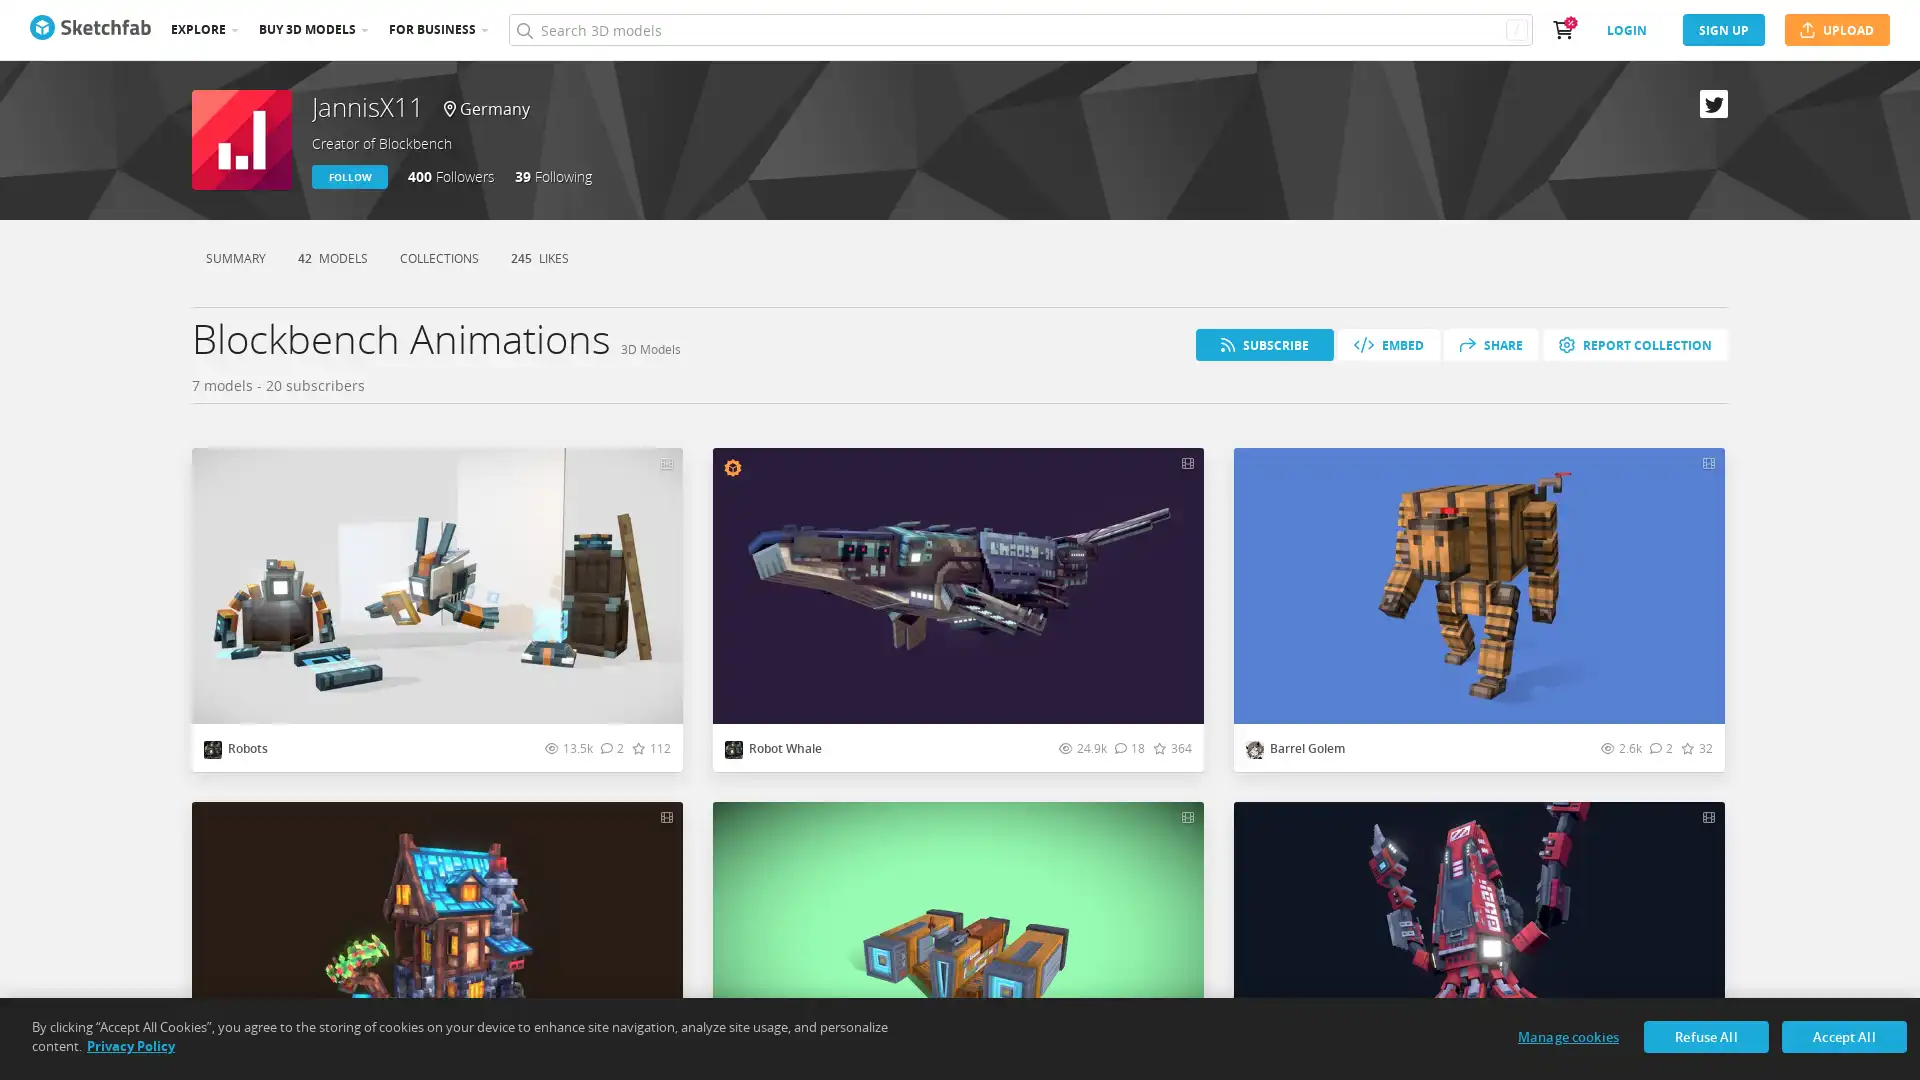 The height and width of the screenshot is (1080, 1920). Describe the element at coordinates (1843, 1036) in the screenshot. I see `Accept All` at that location.